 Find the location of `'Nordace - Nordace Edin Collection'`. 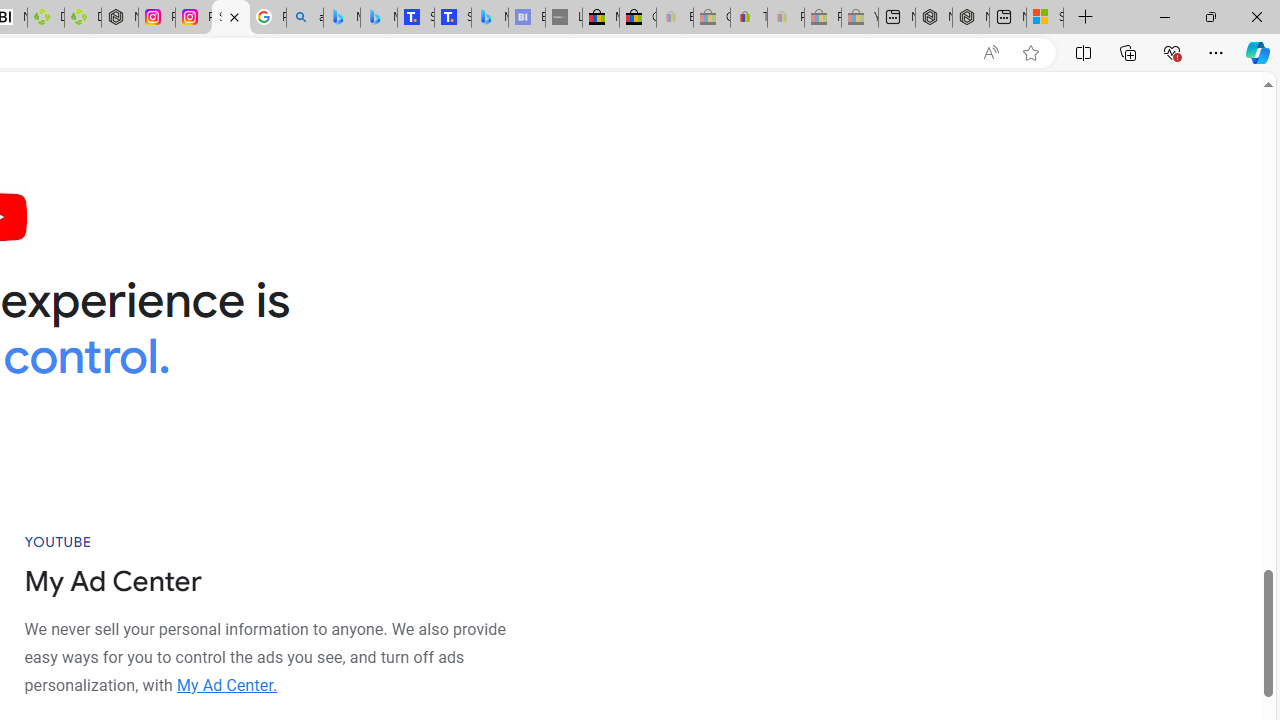

'Nordace - Nordace Edin Collection' is located at coordinates (119, 17).